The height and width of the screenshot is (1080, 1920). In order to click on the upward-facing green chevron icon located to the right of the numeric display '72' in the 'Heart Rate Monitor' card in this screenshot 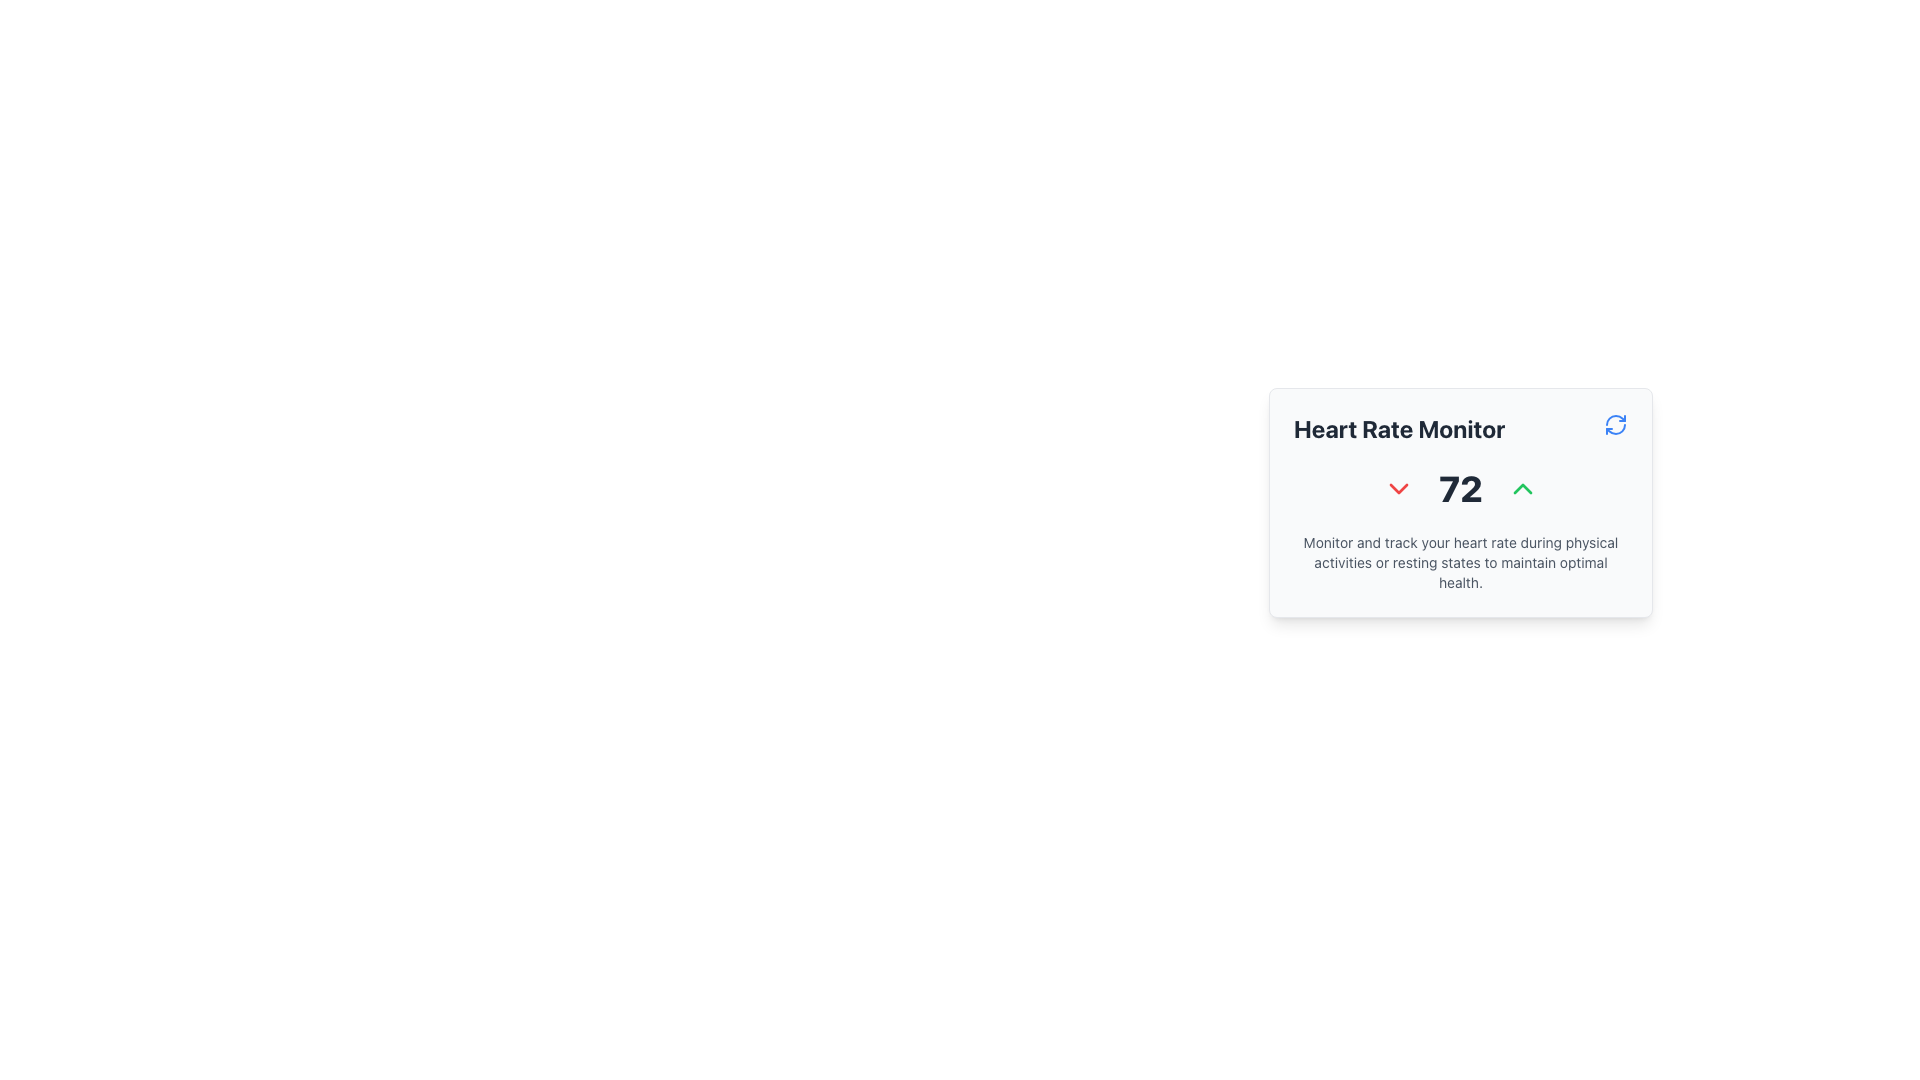, I will do `click(1521, 489)`.